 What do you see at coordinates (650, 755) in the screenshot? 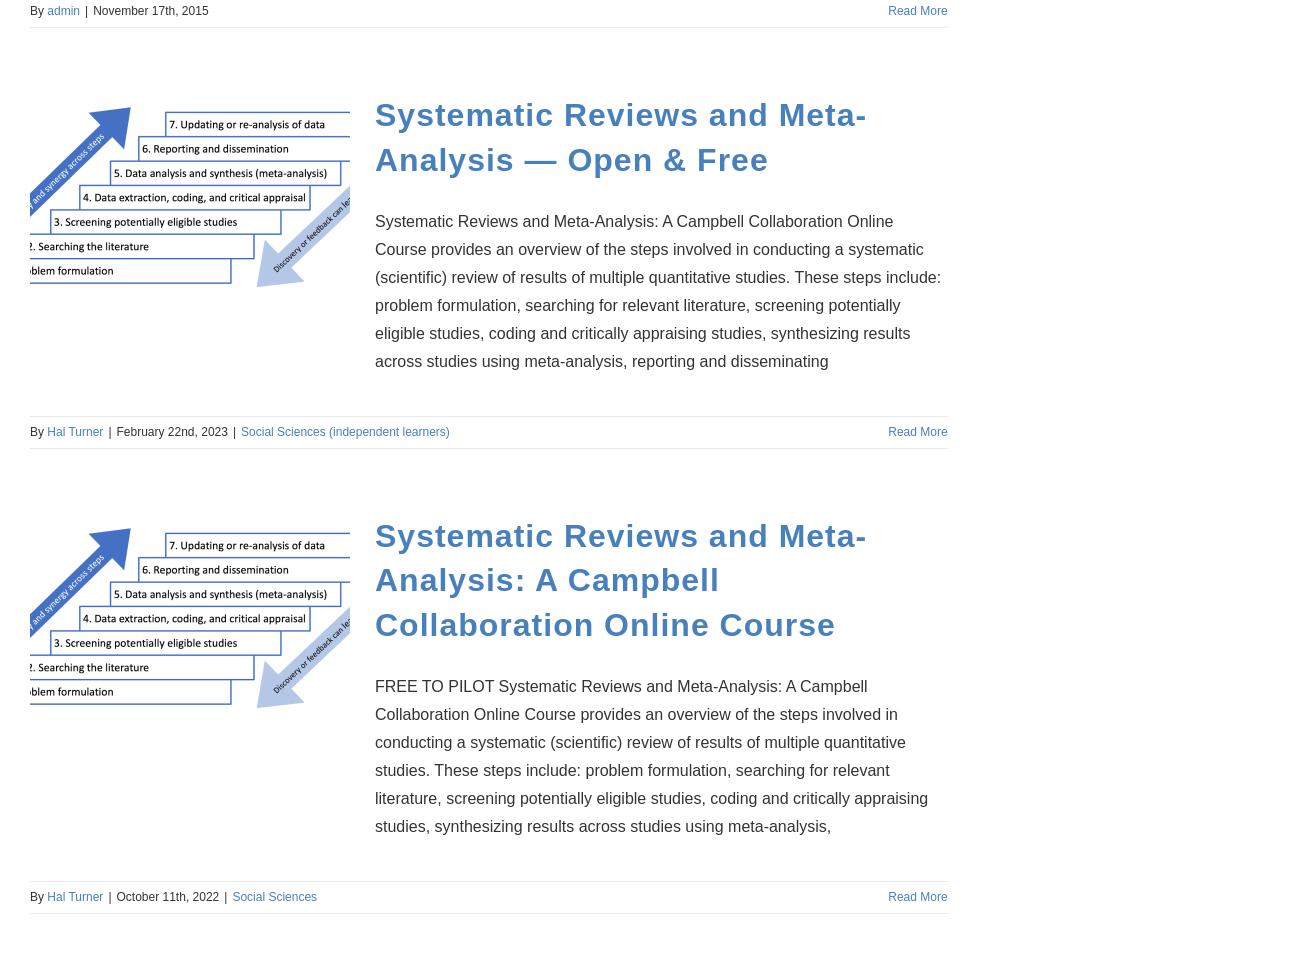
I see `'FREE TO PILOT Systematic Reviews and Meta-Analysis: A Campbell Collaboration Online Course provides an overview of the steps involved in conducting a systematic (scientific) review of results of multiple quantitative studies. These steps include: problem formulation, searching for relevant literature, screening potentially eligible studies, coding and critically appraising studies, synthesizing results across studies using meta-analysis,'` at bounding box center [650, 755].